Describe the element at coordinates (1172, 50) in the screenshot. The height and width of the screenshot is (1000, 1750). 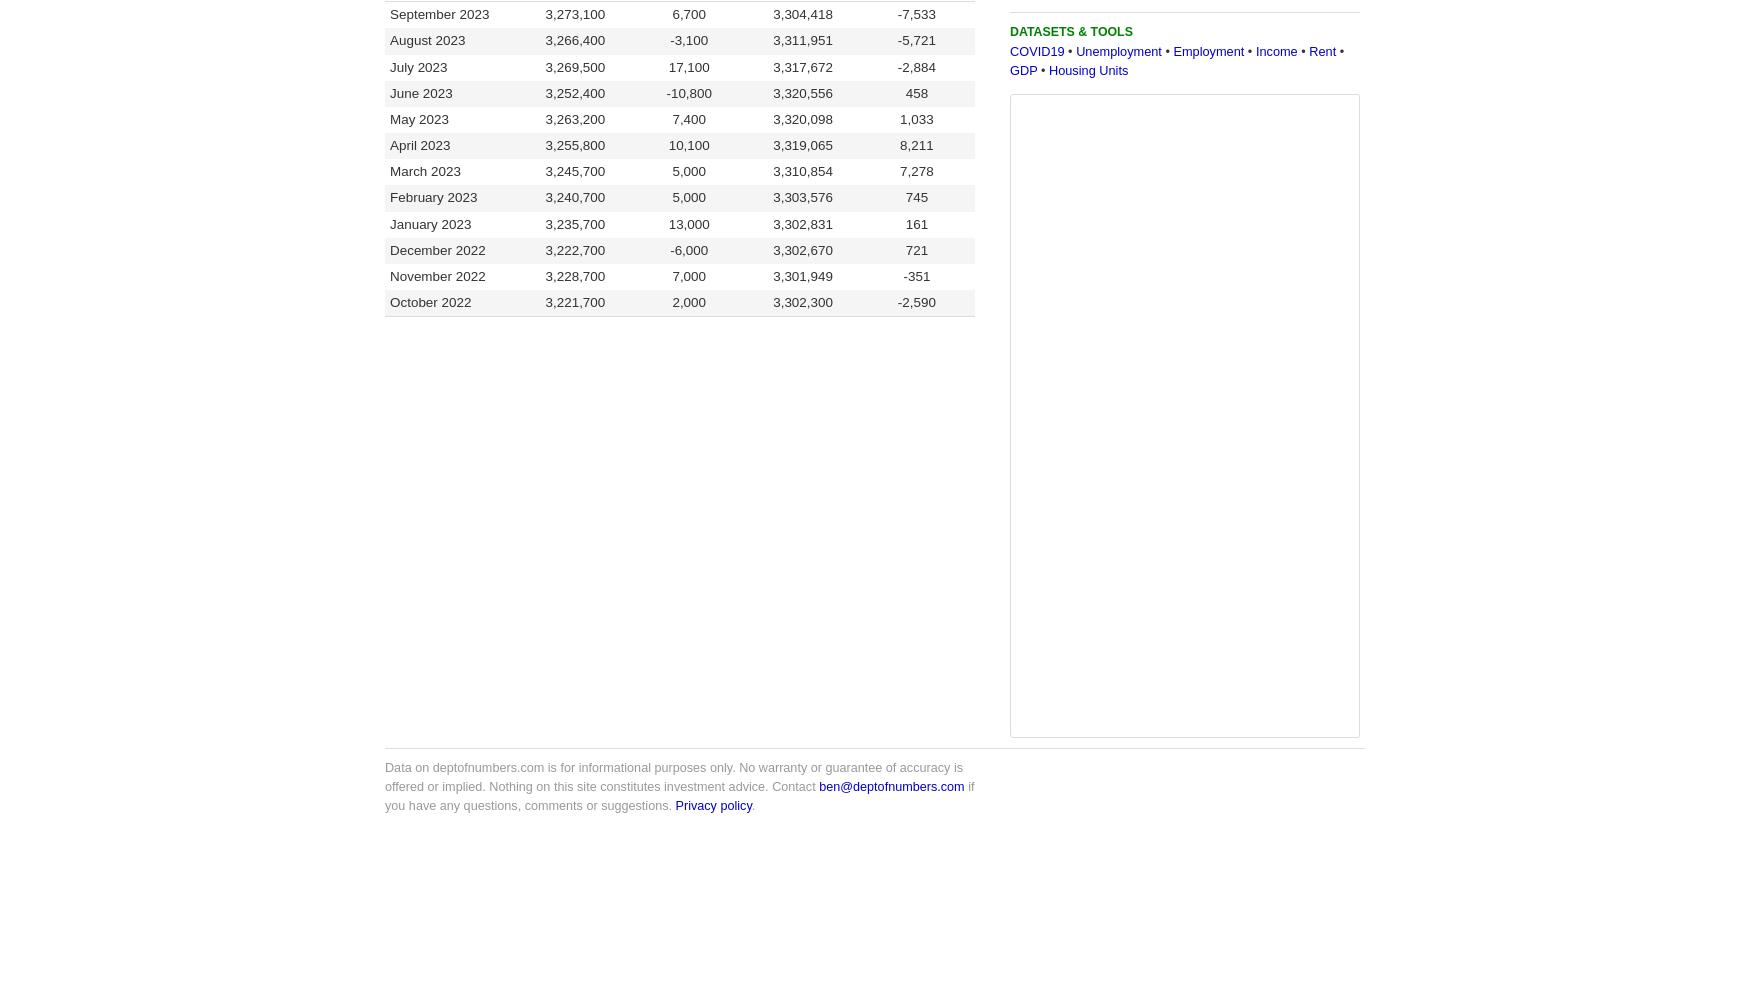
I see `'Employment'` at that location.